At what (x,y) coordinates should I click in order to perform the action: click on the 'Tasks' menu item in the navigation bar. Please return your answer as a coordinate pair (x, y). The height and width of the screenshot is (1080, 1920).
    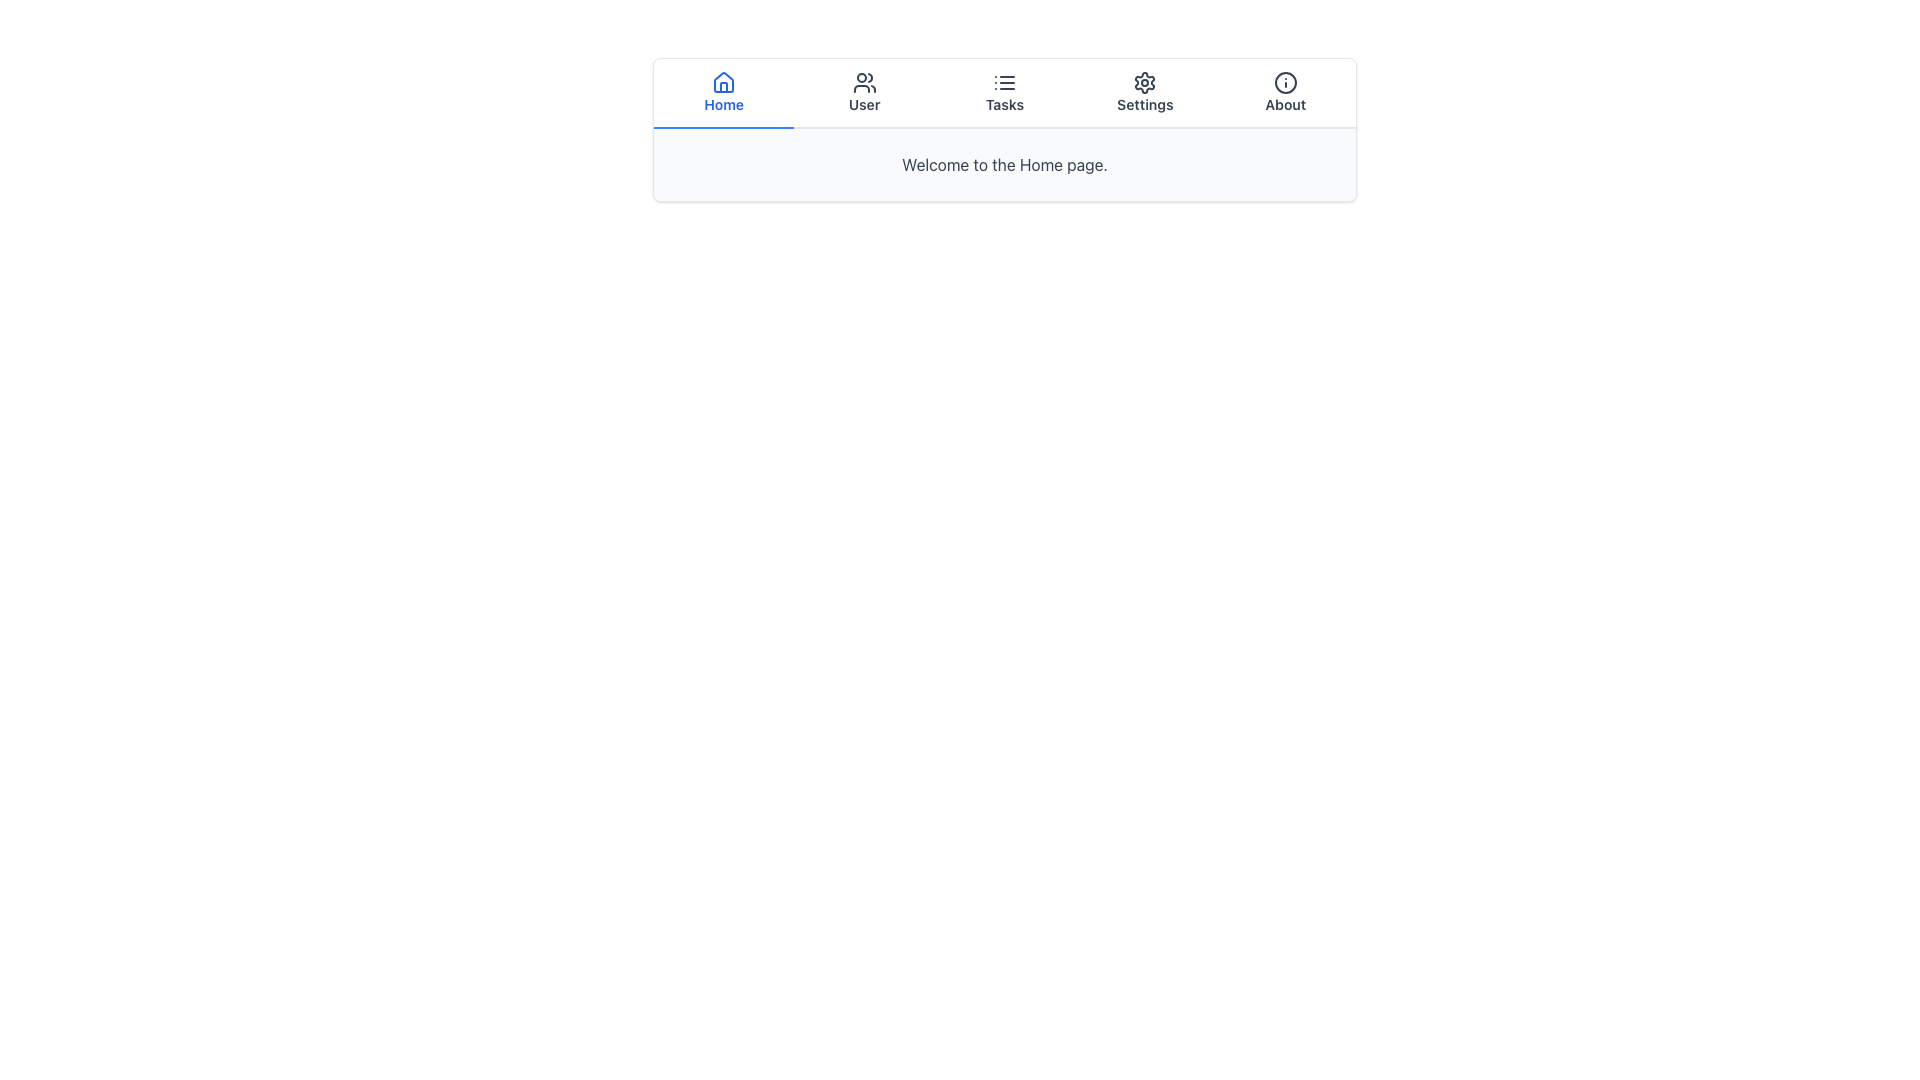
    Looking at the image, I should click on (1004, 93).